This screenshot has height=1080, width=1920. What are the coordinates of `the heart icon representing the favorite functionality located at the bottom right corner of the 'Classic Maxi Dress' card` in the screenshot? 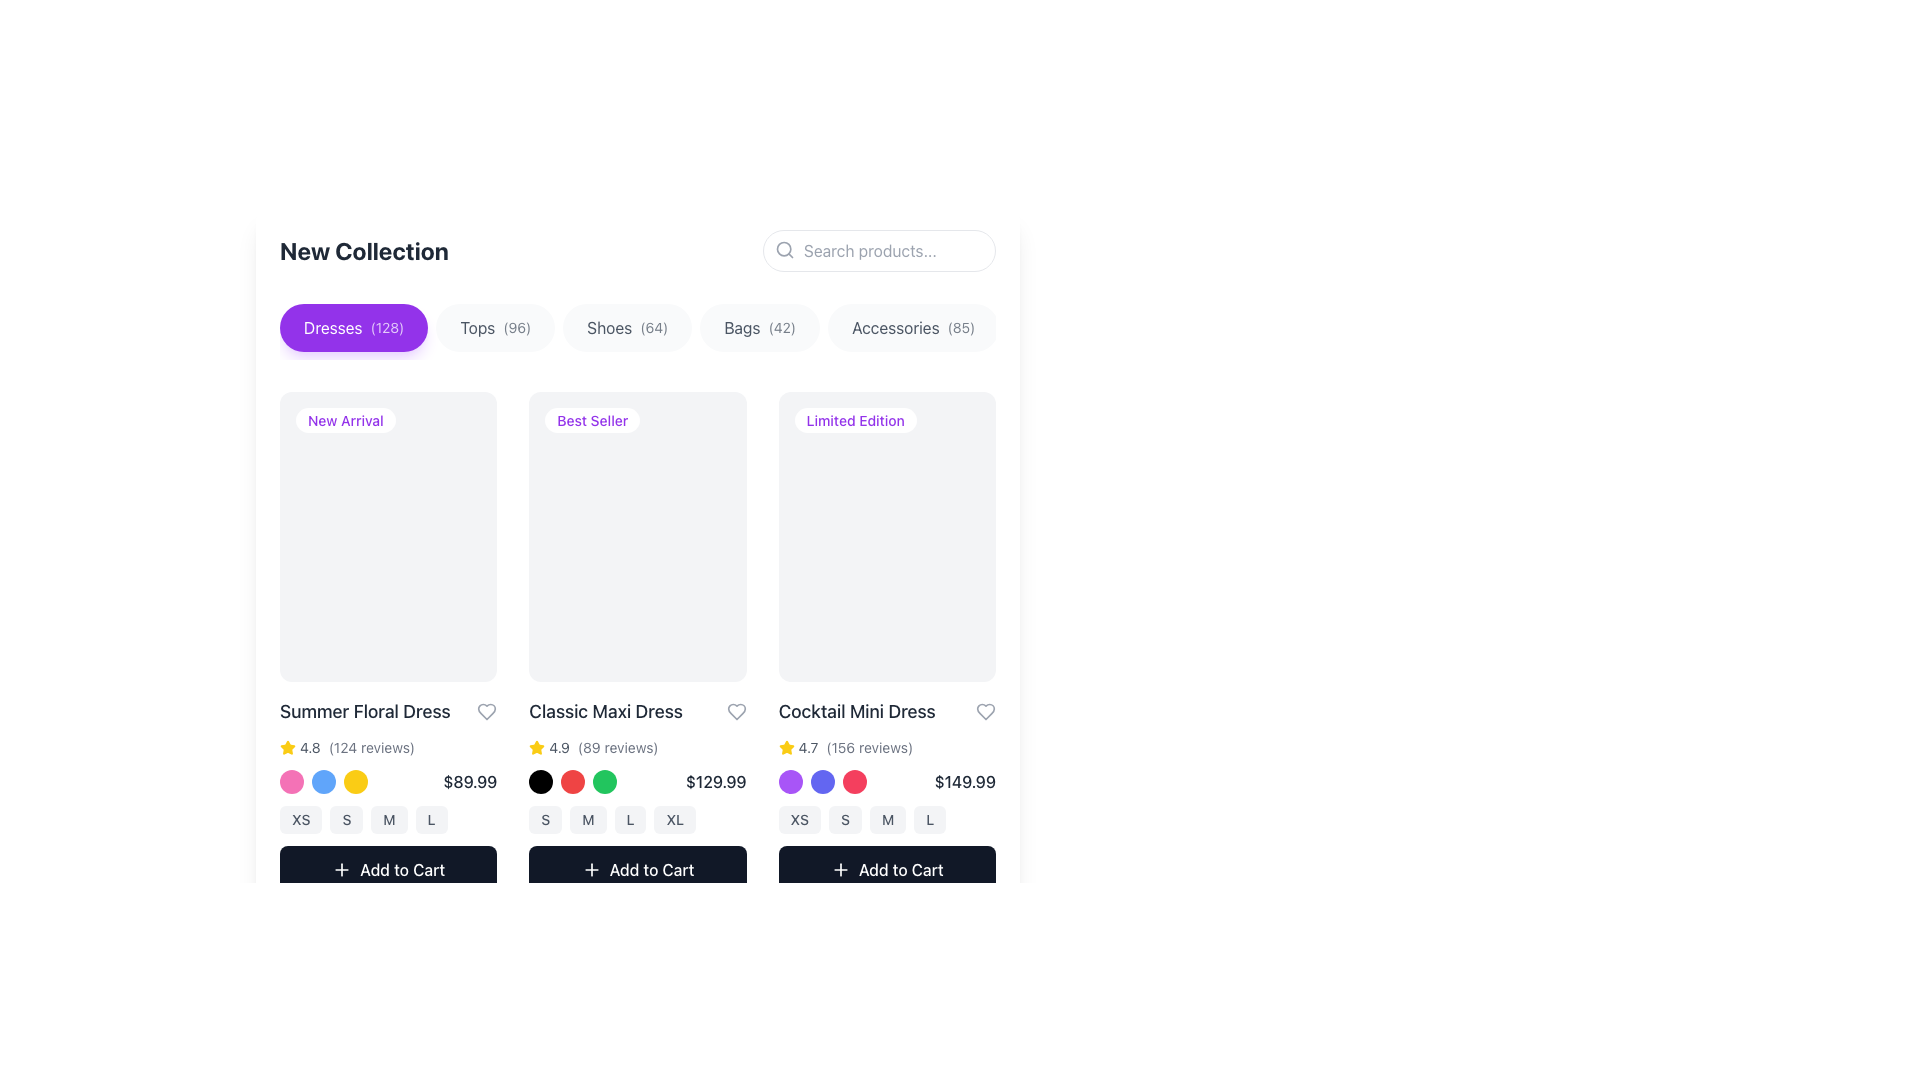 It's located at (487, 710).